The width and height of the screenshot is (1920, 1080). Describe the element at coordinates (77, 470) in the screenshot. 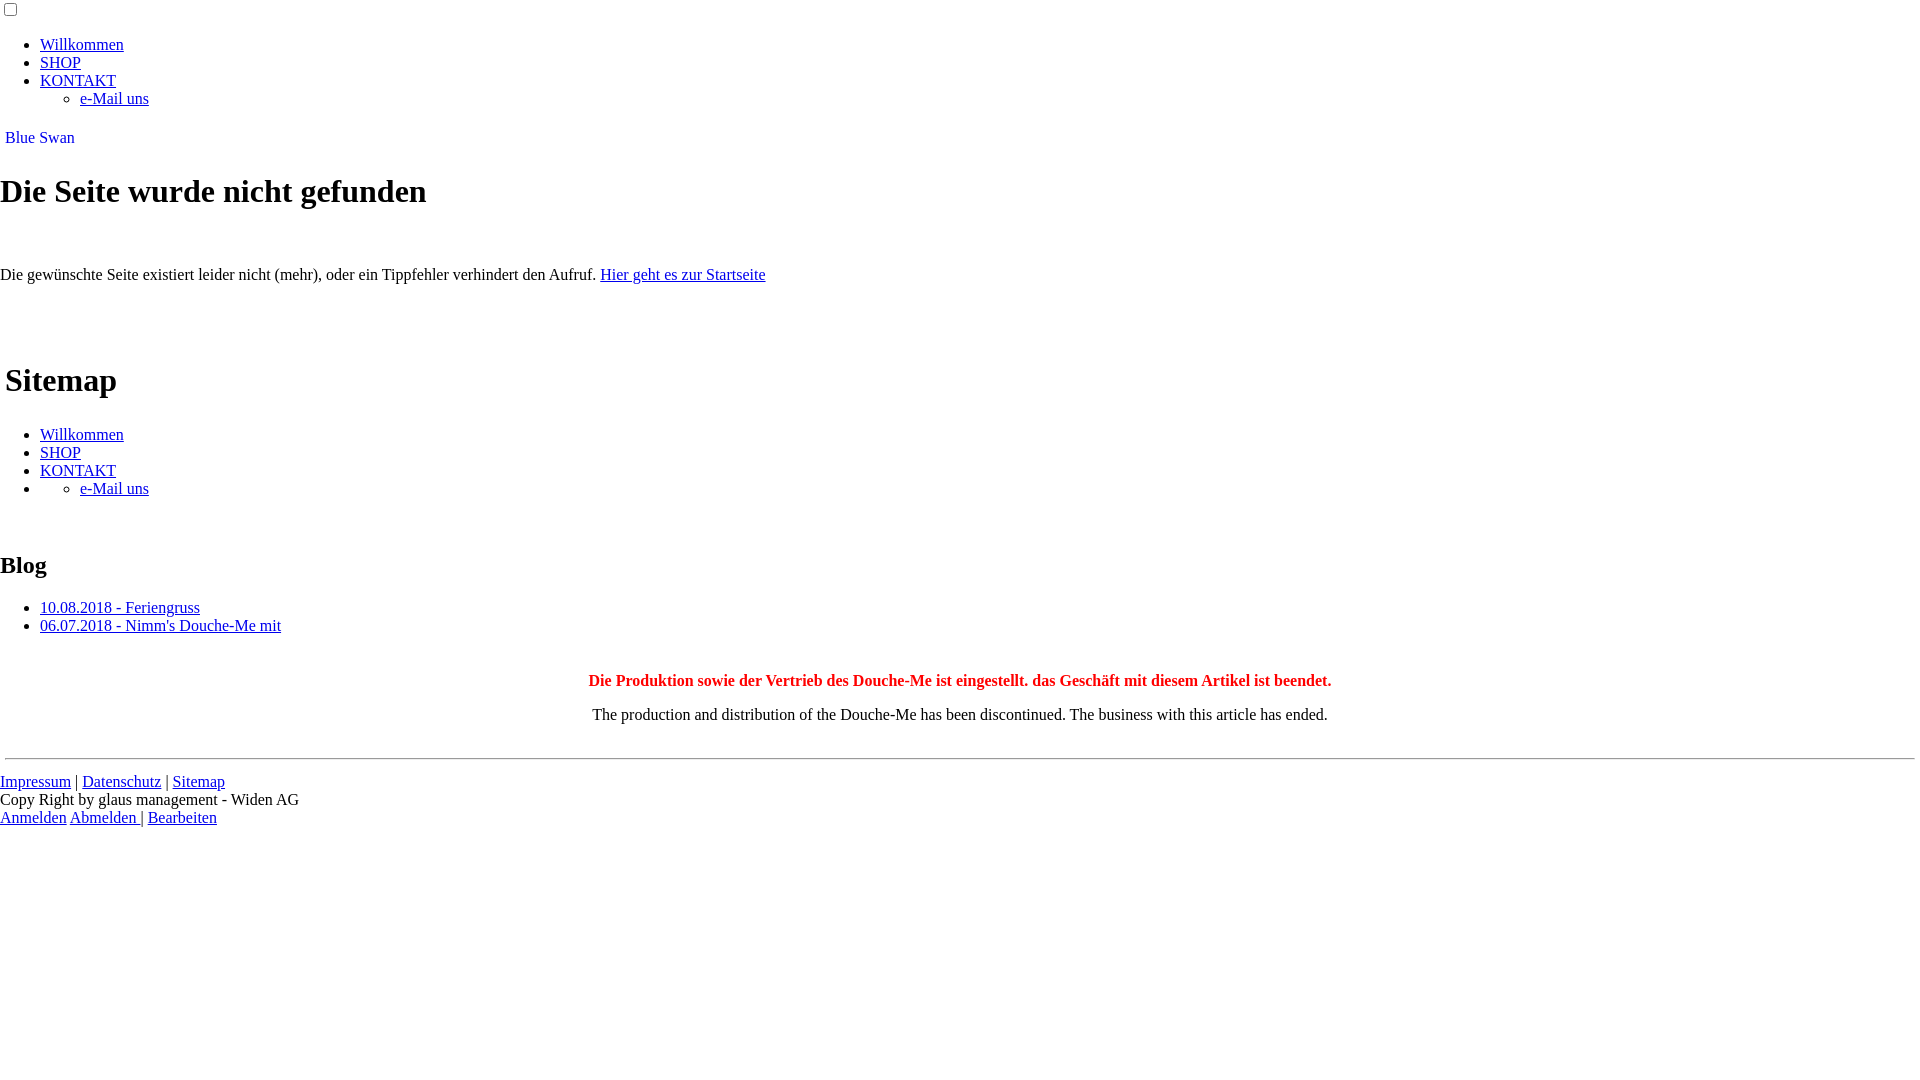

I see `'KONTAKT'` at that location.